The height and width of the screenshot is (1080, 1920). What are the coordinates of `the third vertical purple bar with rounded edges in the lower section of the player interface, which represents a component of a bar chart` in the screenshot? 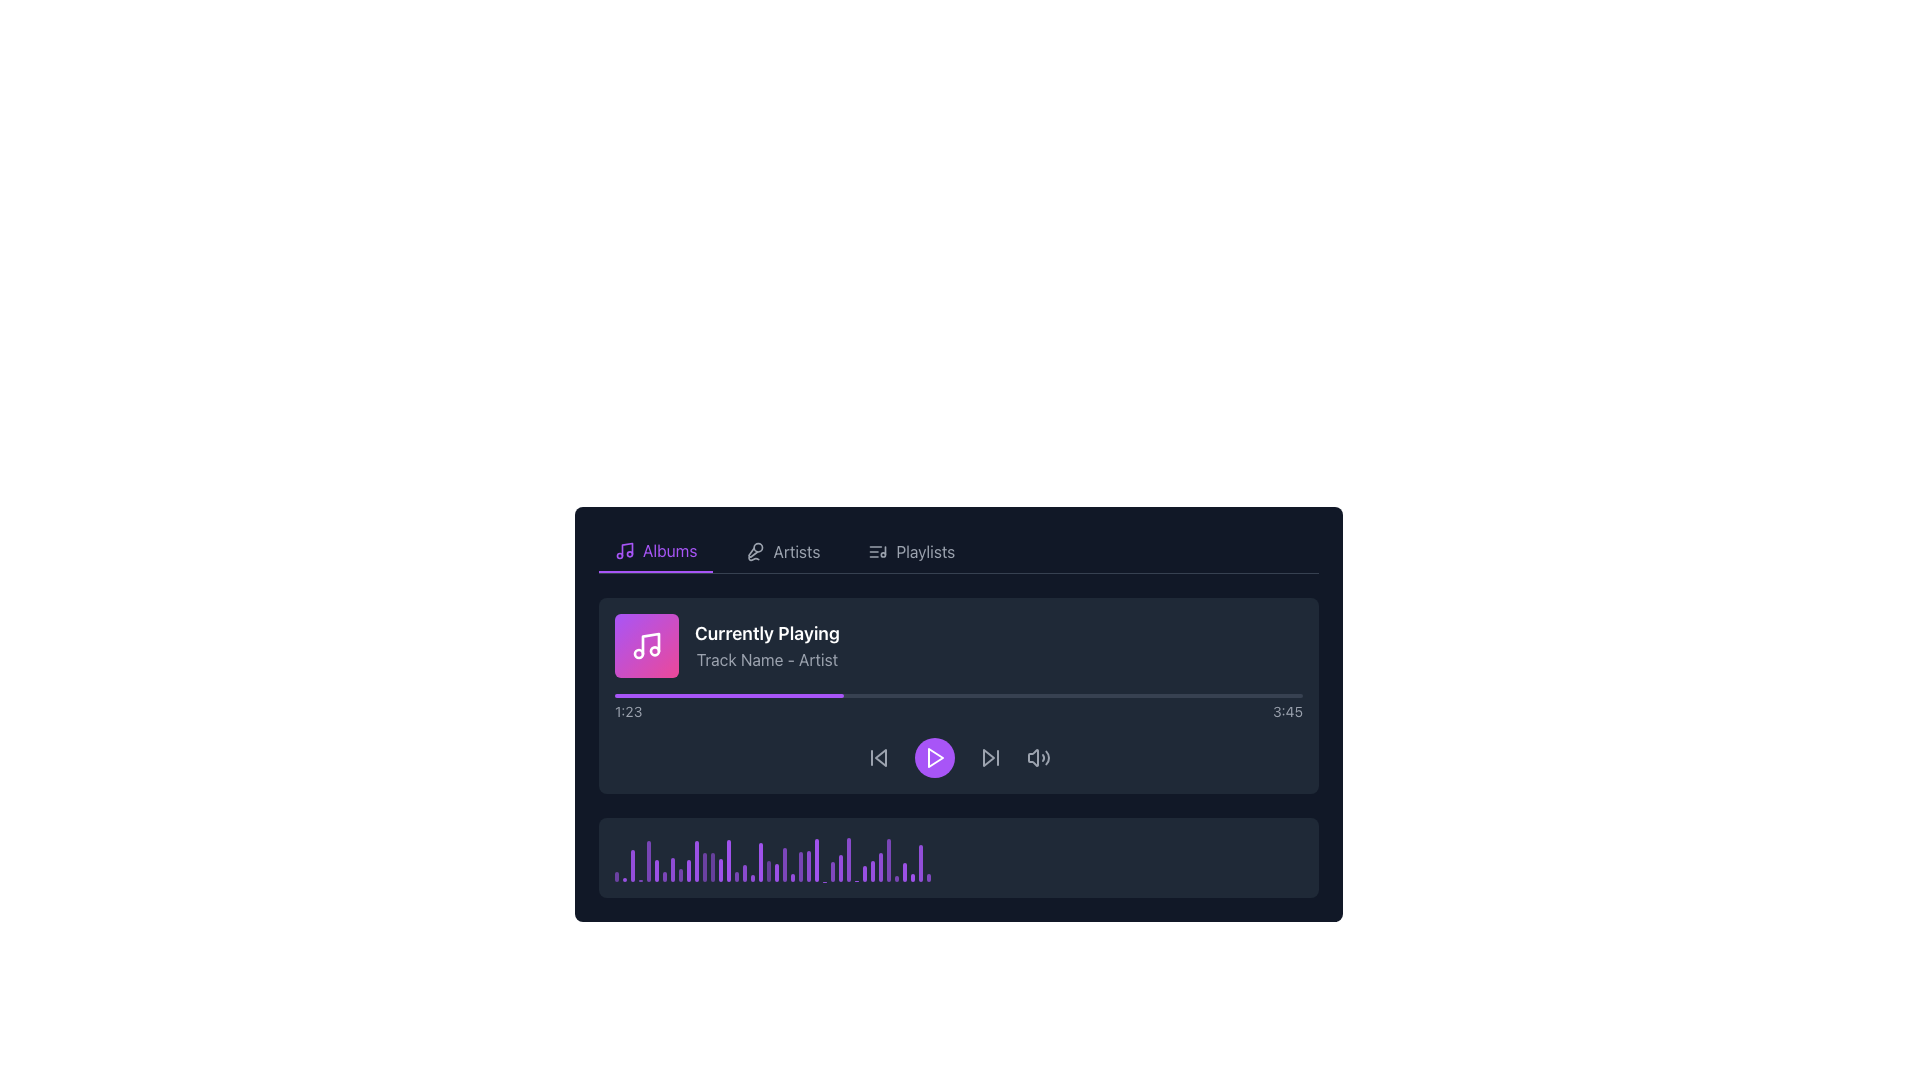 It's located at (632, 865).